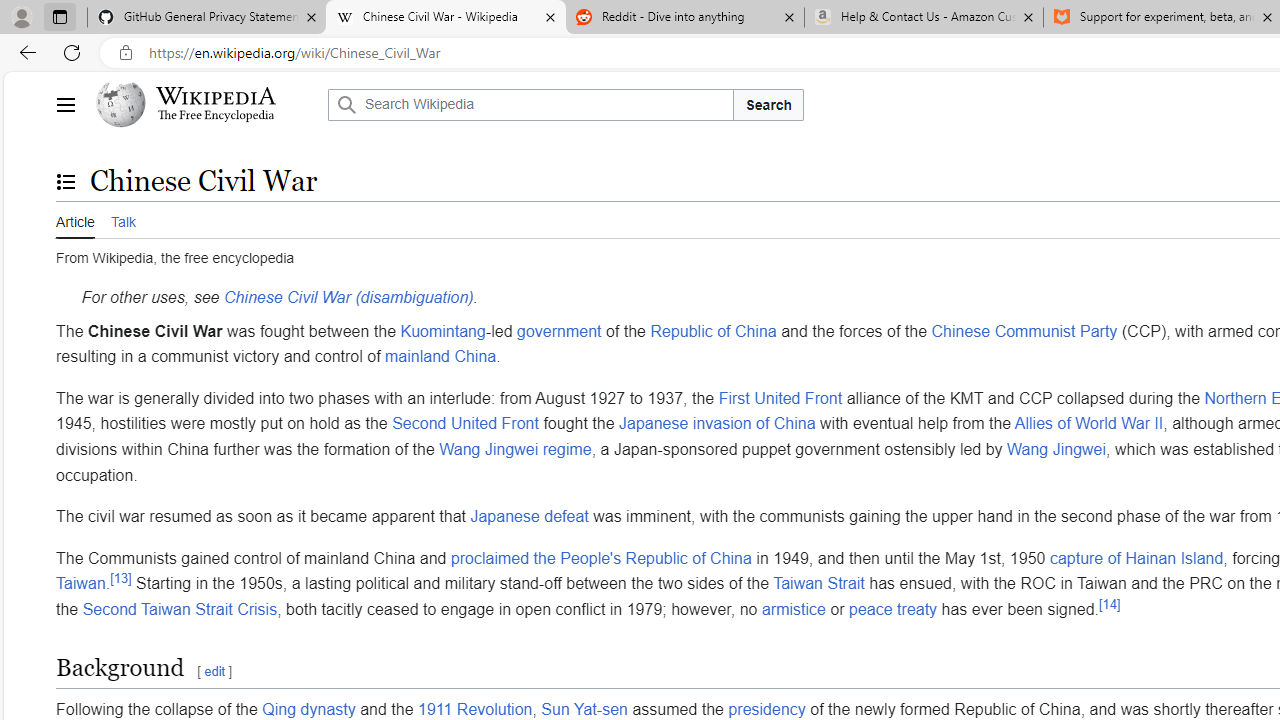 The height and width of the screenshot is (720, 1280). What do you see at coordinates (1056, 448) in the screenshot?
I see `'Wang Jingwei'` at bounding box center [1056, 448].